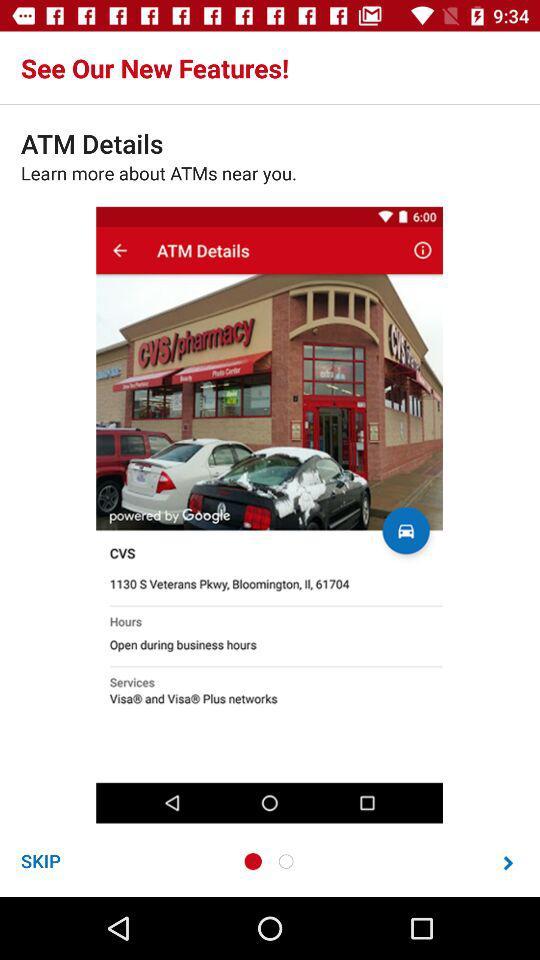 The width and height of the screenshot is (540, 960). I want to click on the skip, so click(40, 860).